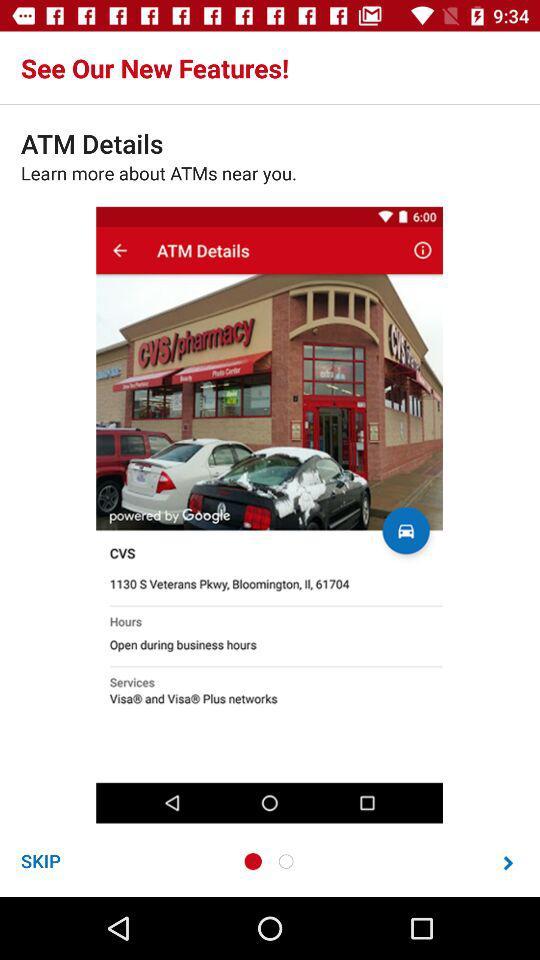 The width and height of the screenshot is (540, 960). I want to click on the skip, so click(40, 860).